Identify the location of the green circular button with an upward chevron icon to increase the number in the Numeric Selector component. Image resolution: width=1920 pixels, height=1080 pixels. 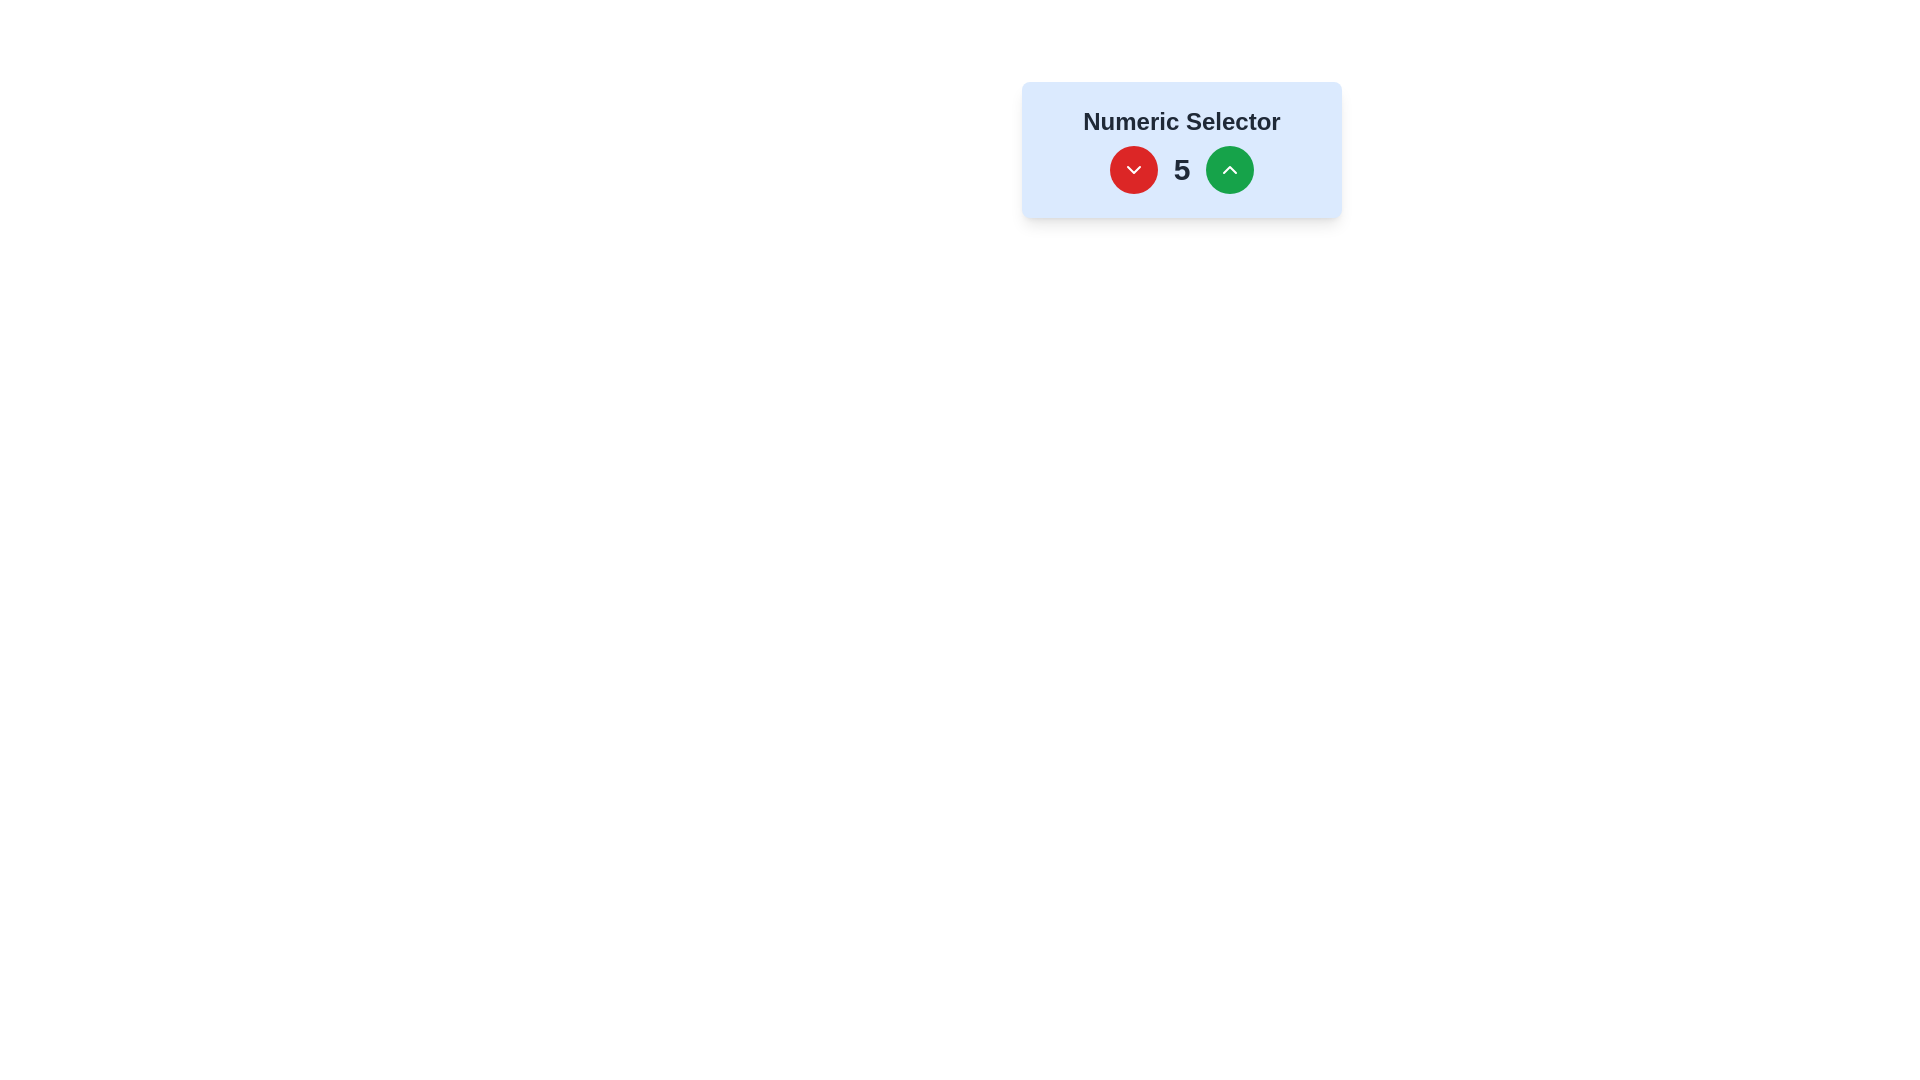
(1181, 149).